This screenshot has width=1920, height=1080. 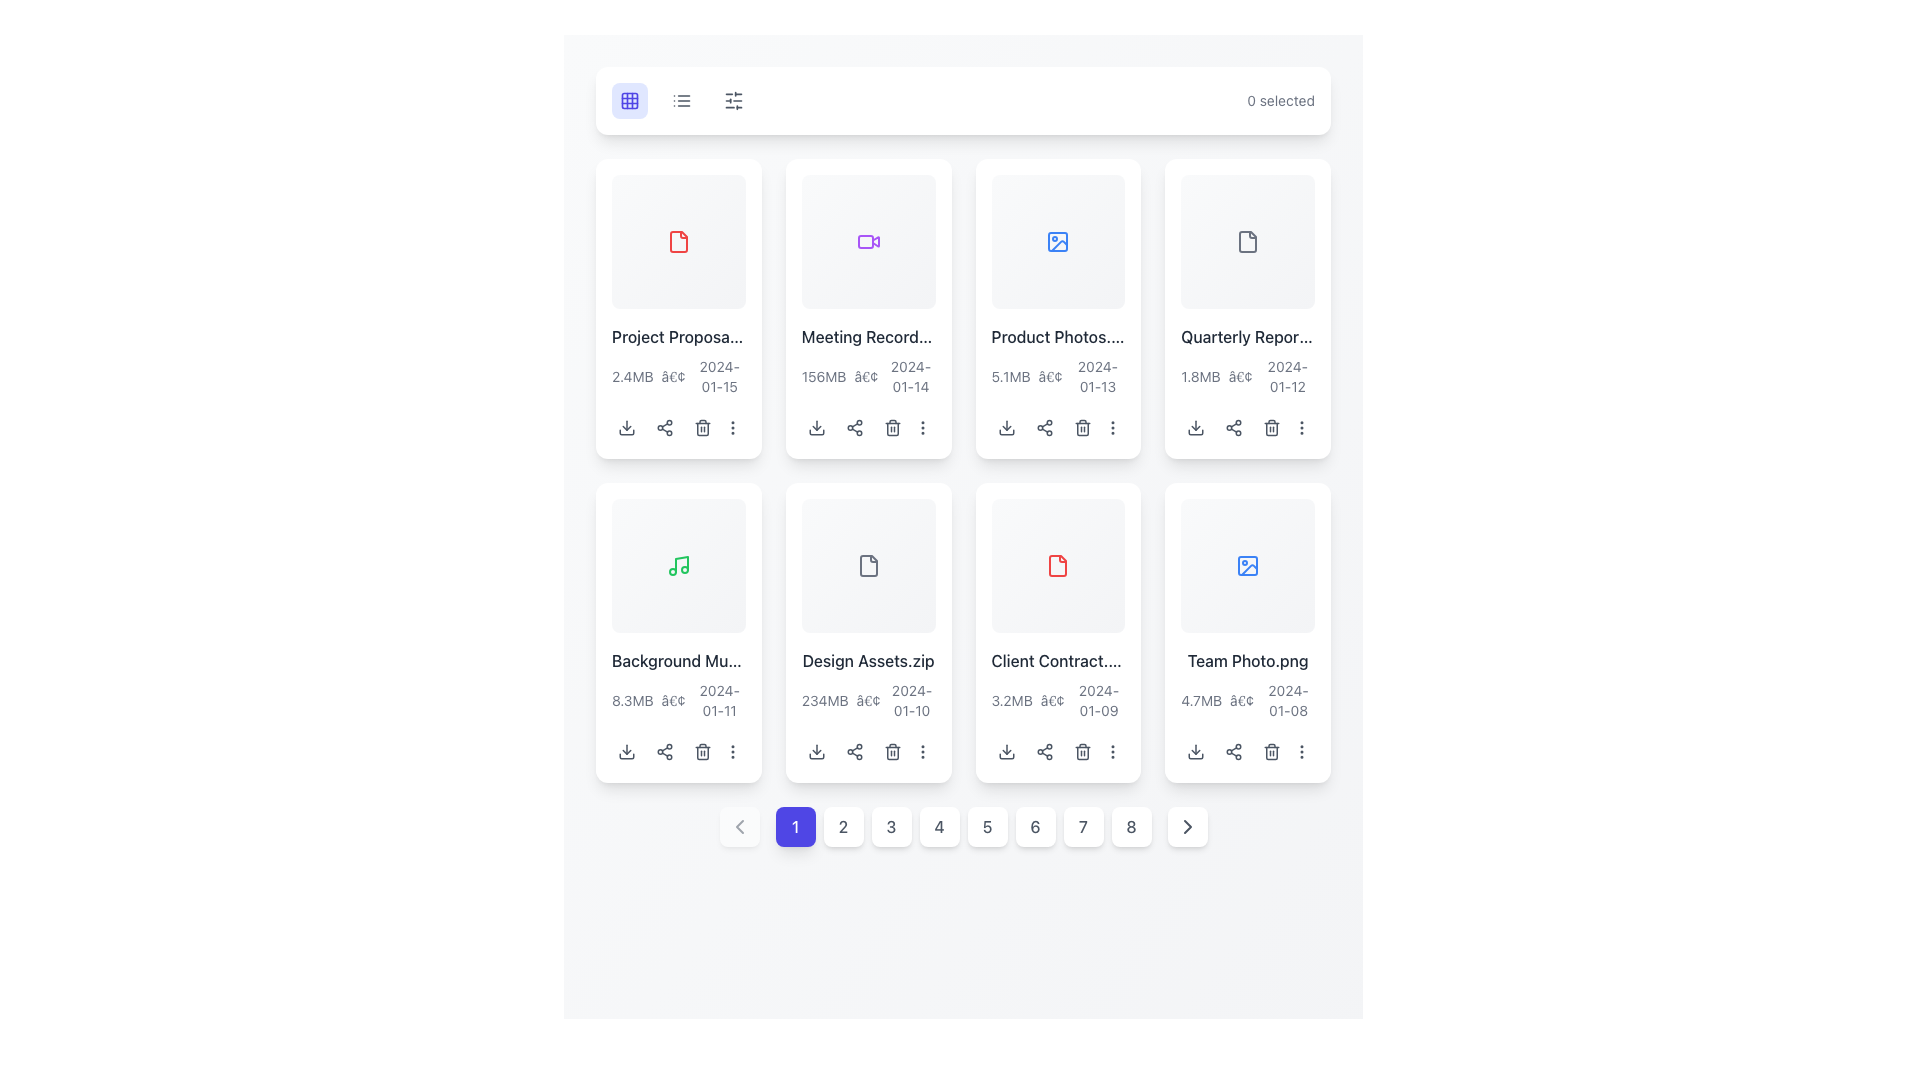 I want to click on the download button with an outlined download icon located in the 'Product Photos...' card at the bottom-left corner of the file details to initiate the download, so click(x=1006, y=426).